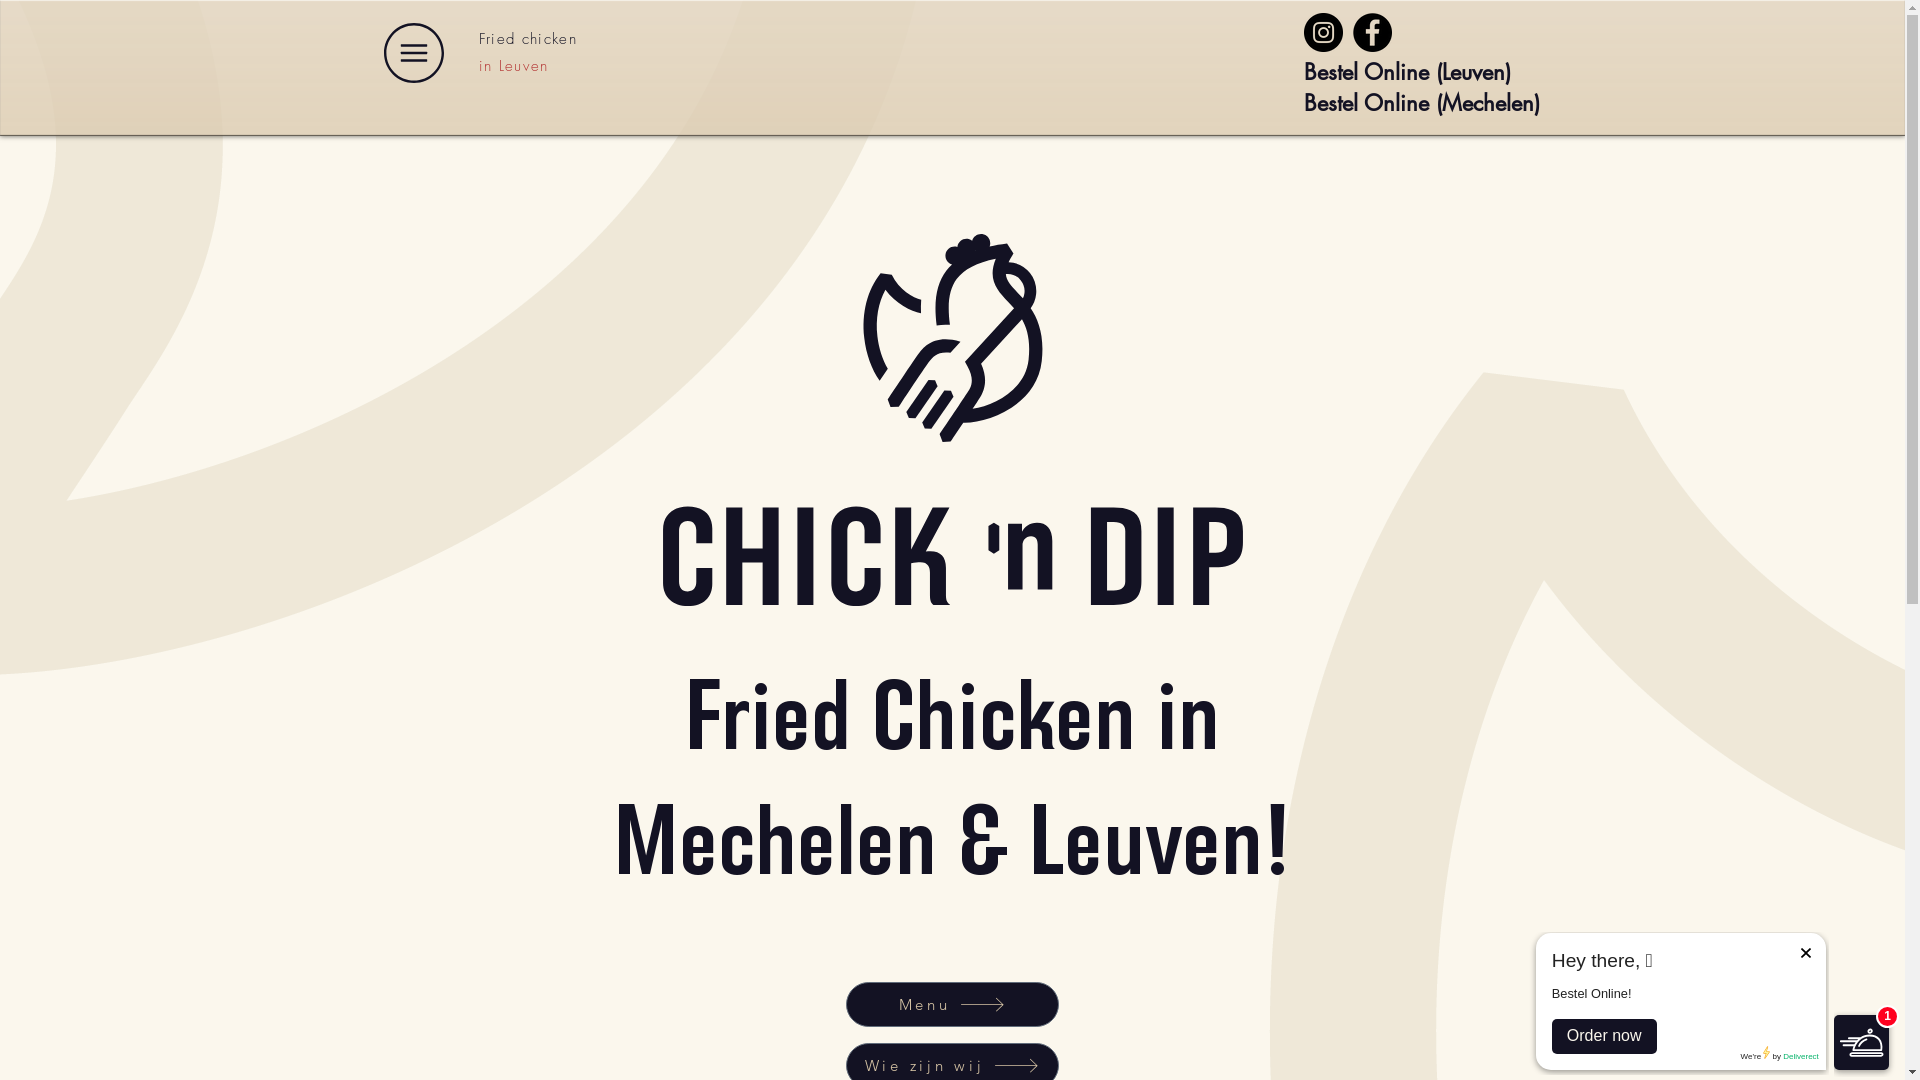  Describe the element at coordinates (513, 64) in the screenshot. I see `'in Leuven'` at that location.